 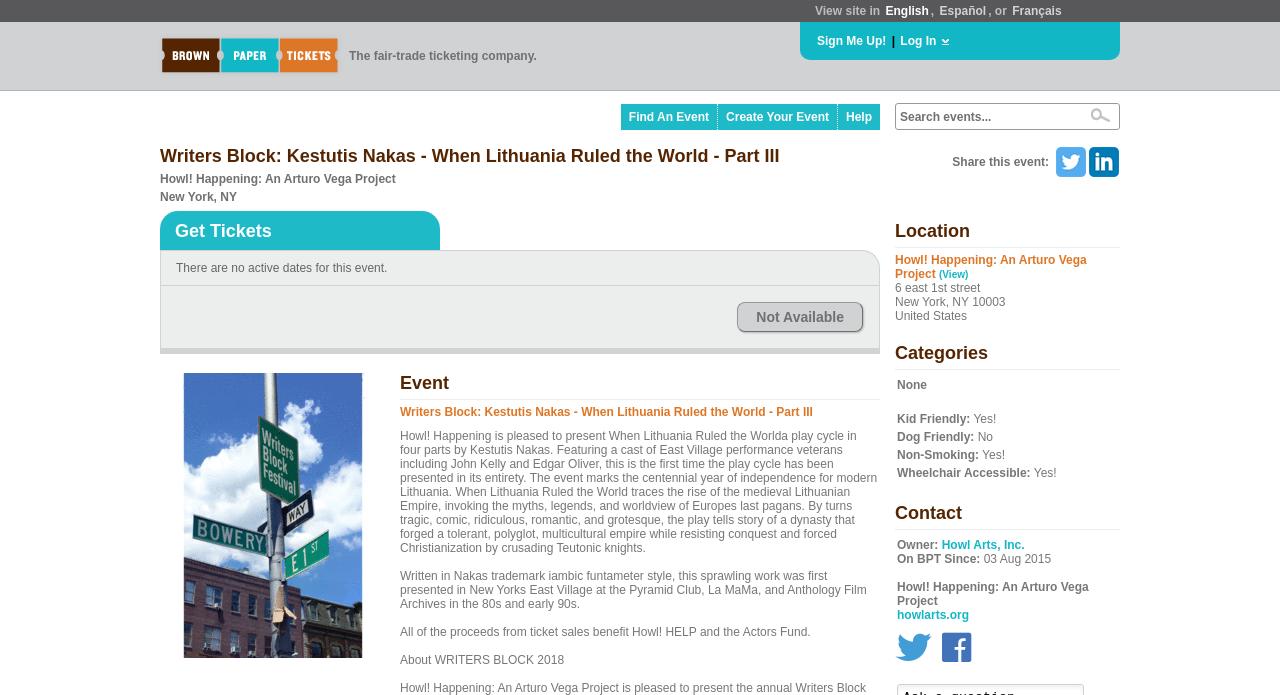 What do you see at coordinates (1036, 10) in the screenshot?
I see `'Français'` at bounding box center [1036, 10].